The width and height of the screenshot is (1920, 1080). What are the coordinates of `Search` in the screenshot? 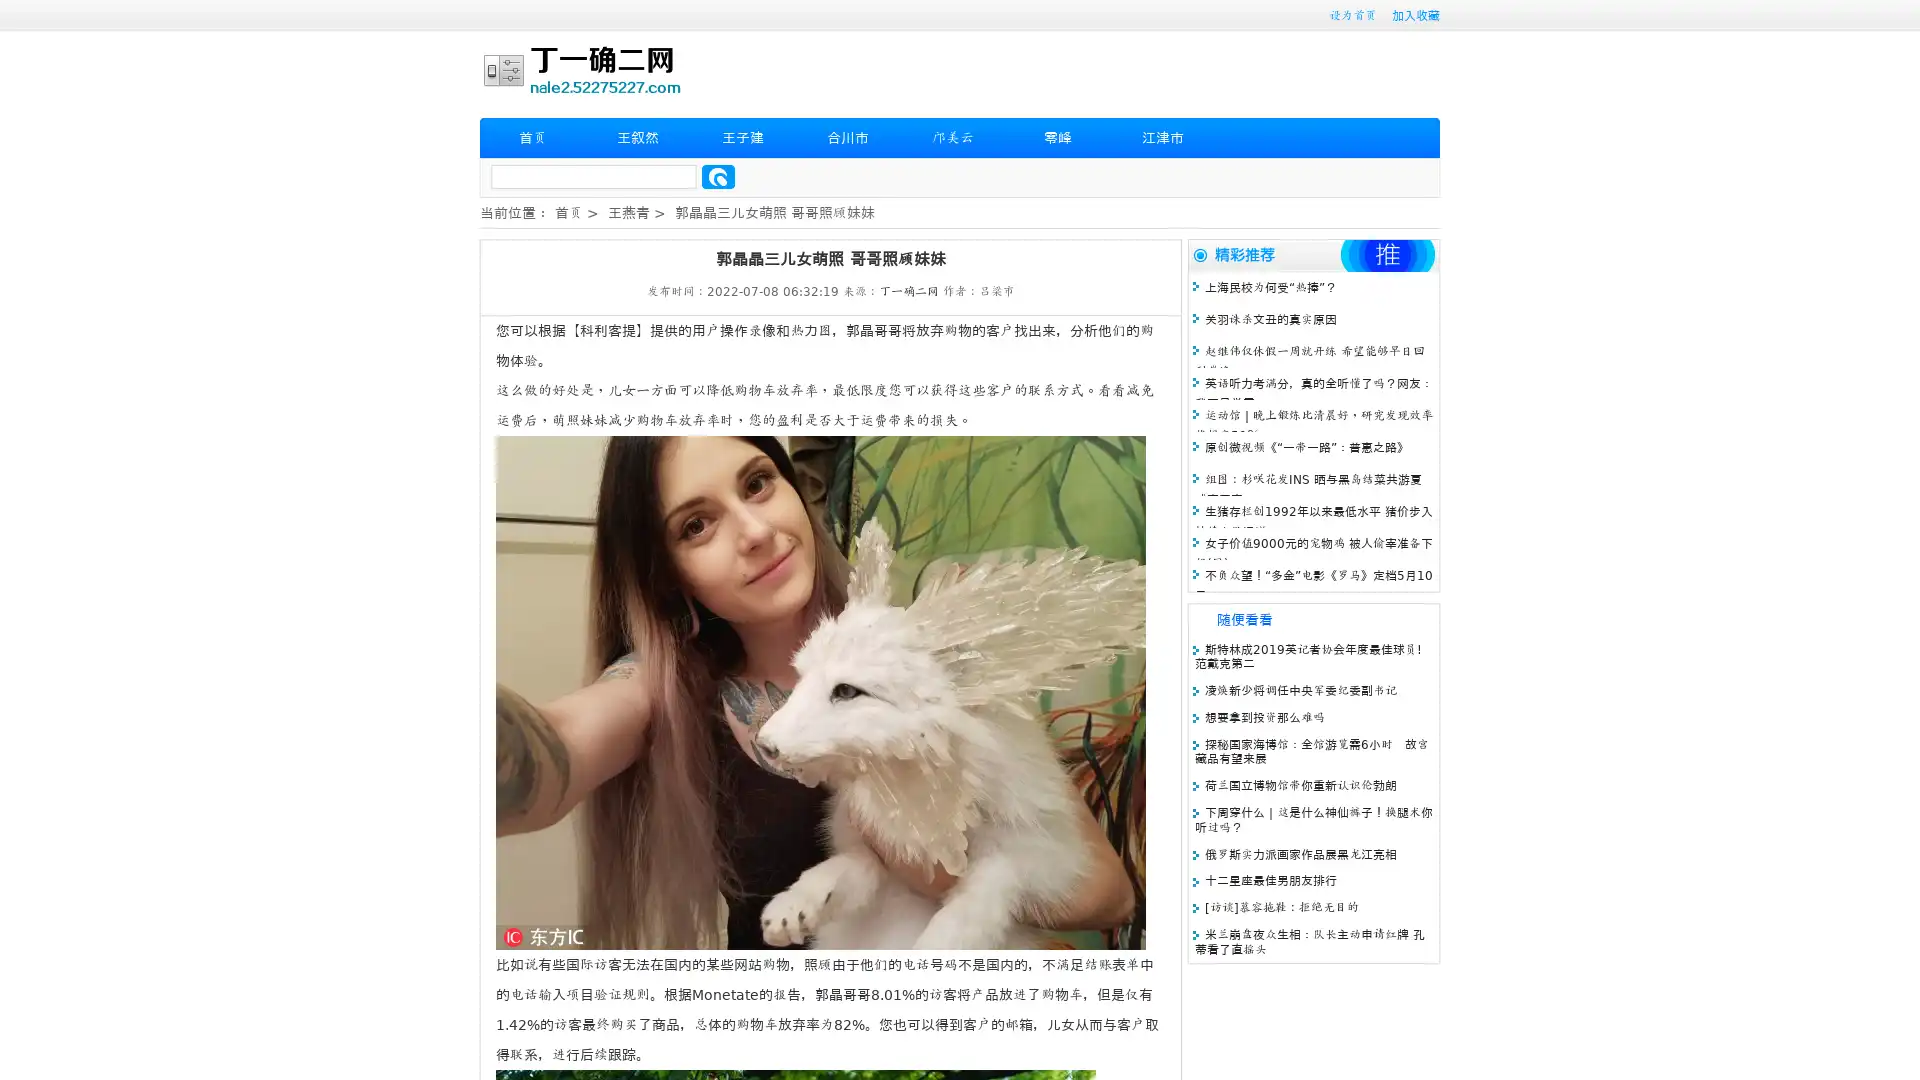 It's located at (718, 176).